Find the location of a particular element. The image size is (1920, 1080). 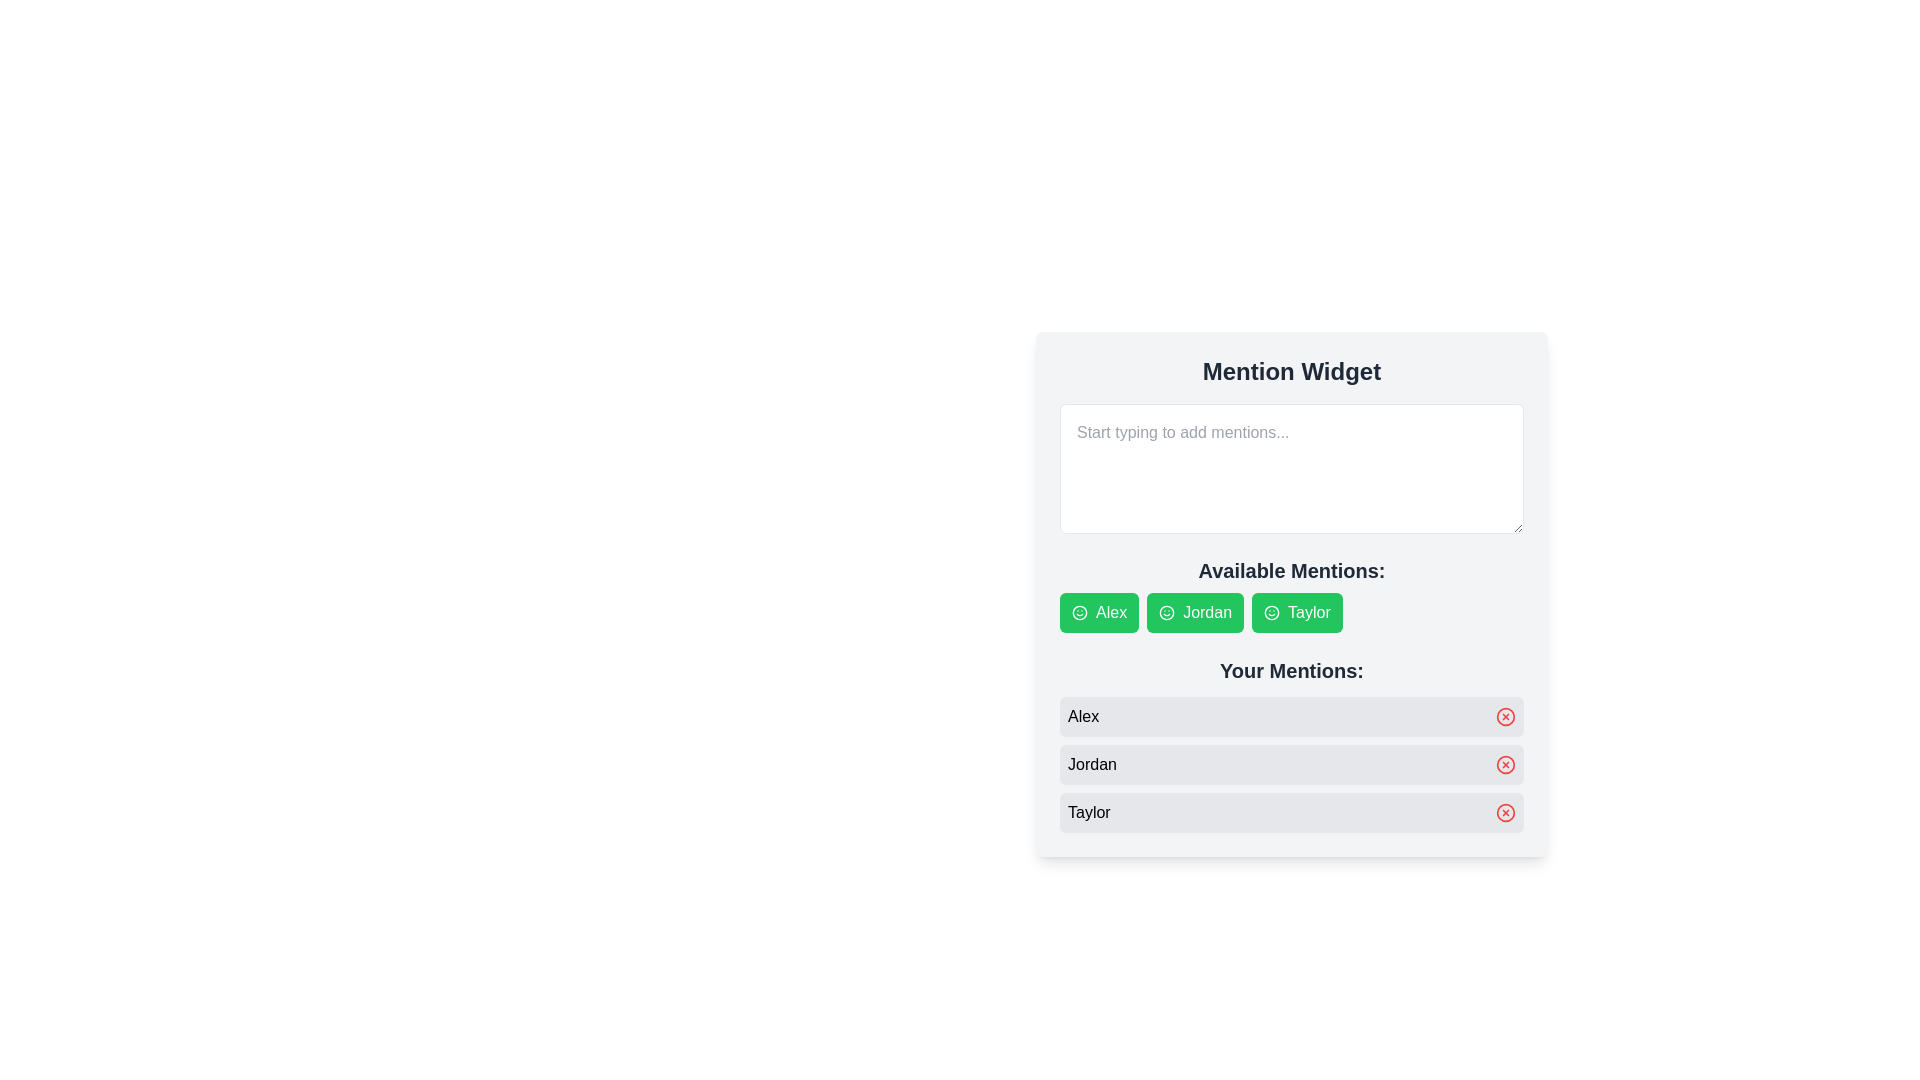

the delete button for the mention entry labeled 'Taylor' is located at coordinates (1506, 813).